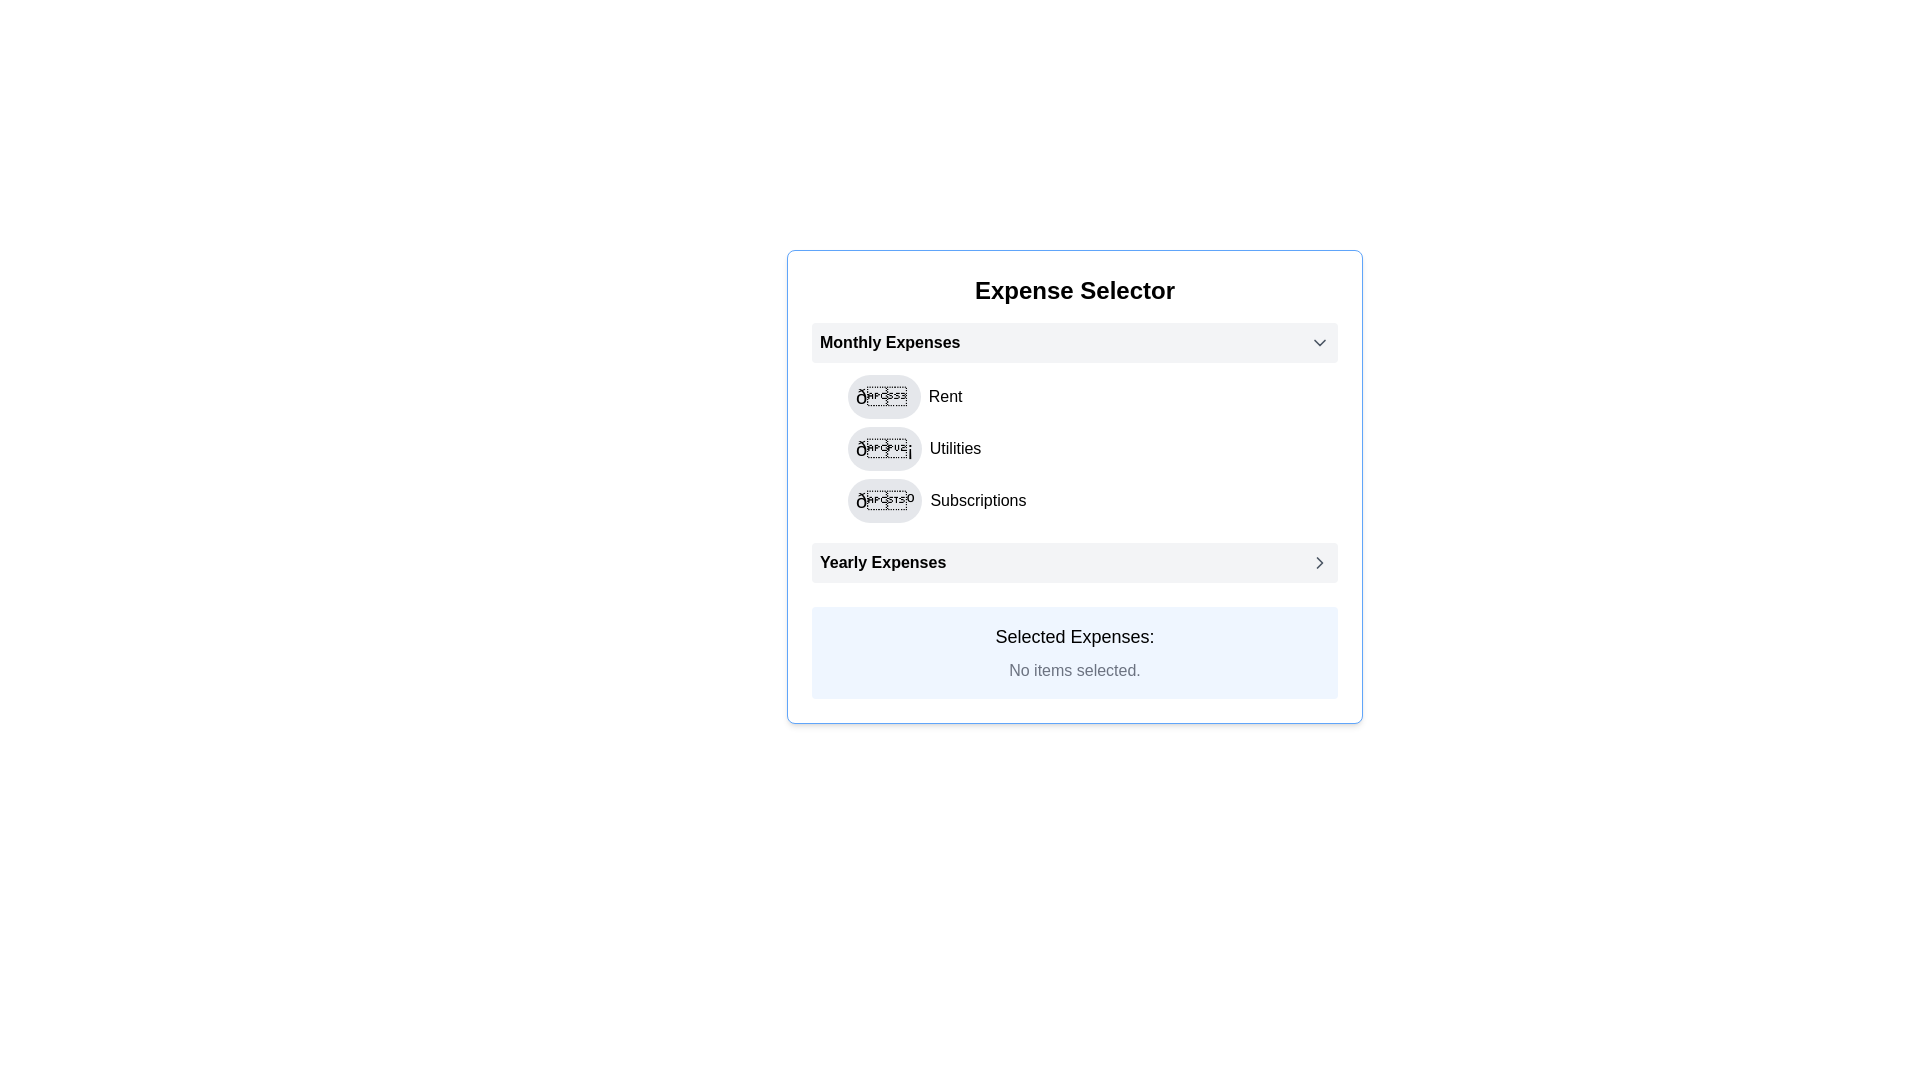  What do you see at coordinates (1089, 397) in the screenshot?
I see `the first selectable item labeled 'Rent' in the 'Monthly Expenses' section of the Expense Selector` at bounding box center [1089, 397].